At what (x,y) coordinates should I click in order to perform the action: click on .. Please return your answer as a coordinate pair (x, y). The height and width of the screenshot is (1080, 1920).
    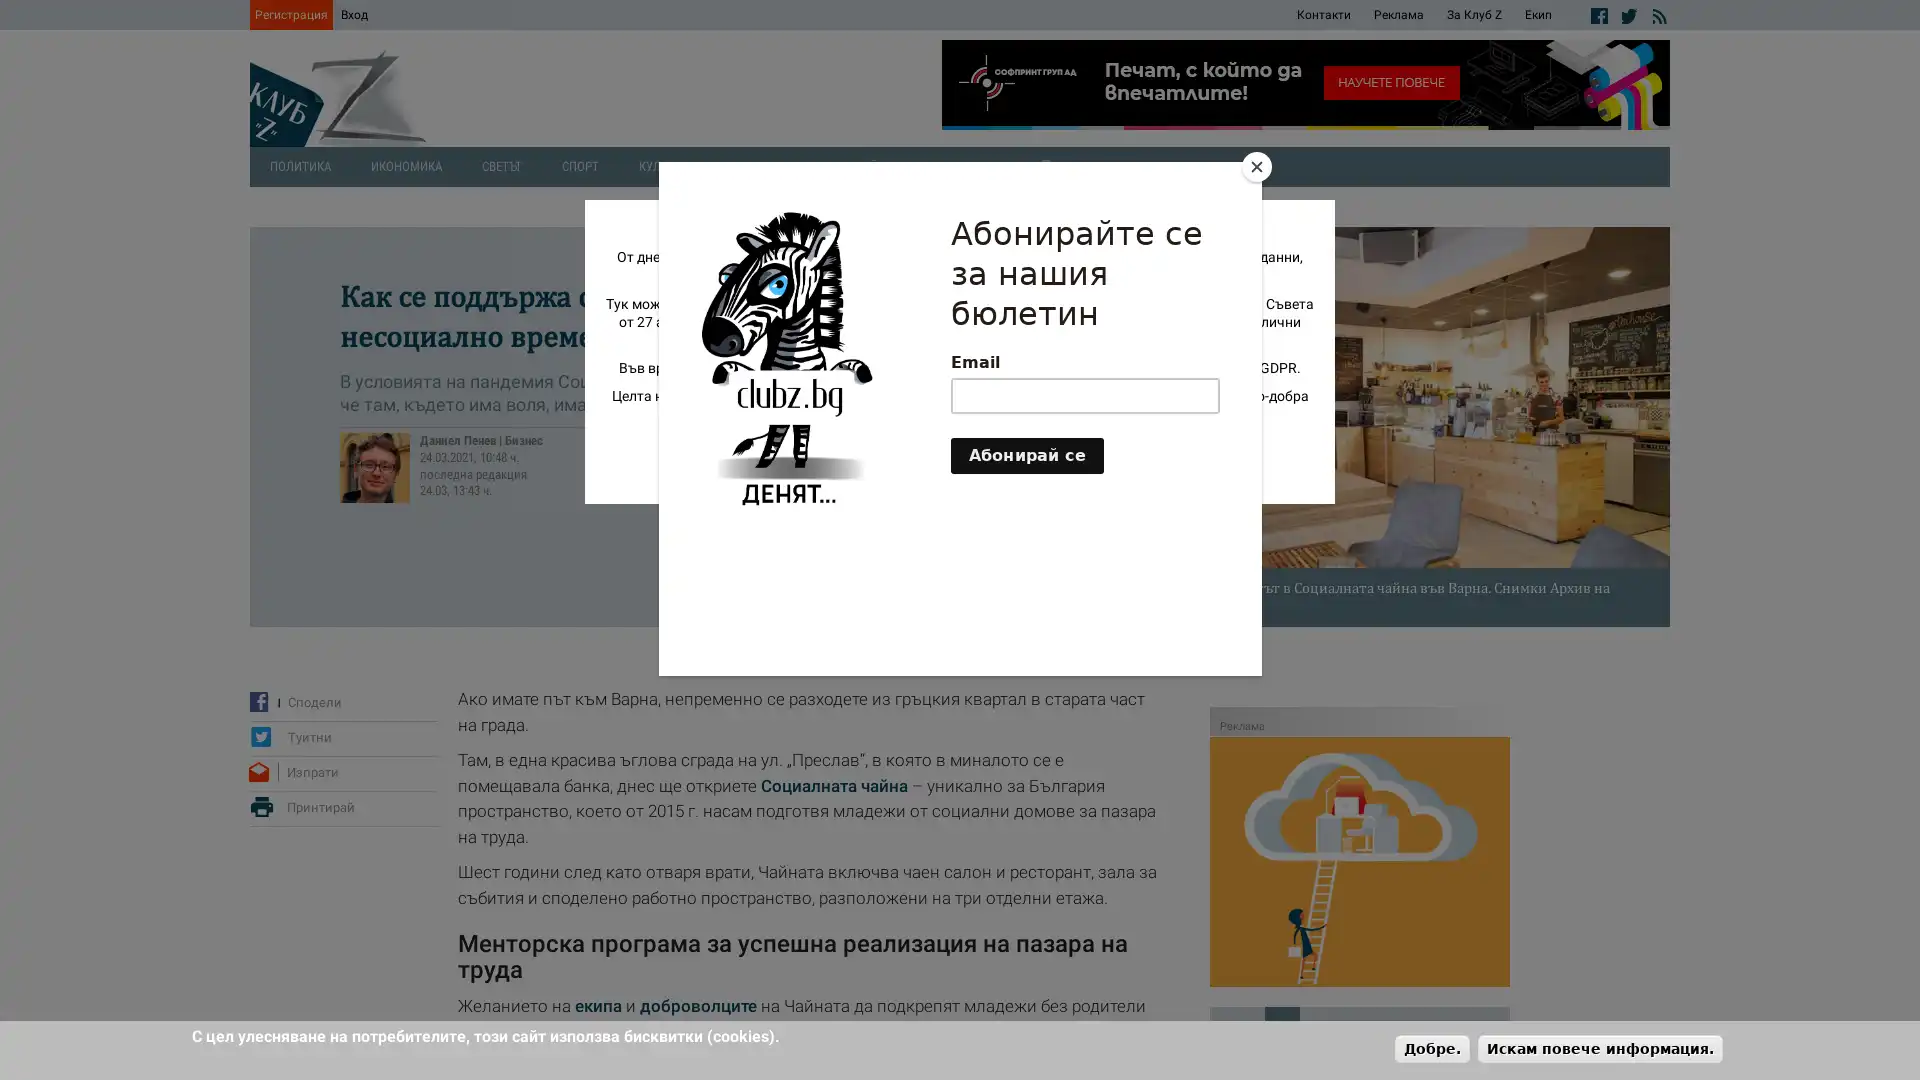
    Looking at the image, I should click on (1600, 1047).